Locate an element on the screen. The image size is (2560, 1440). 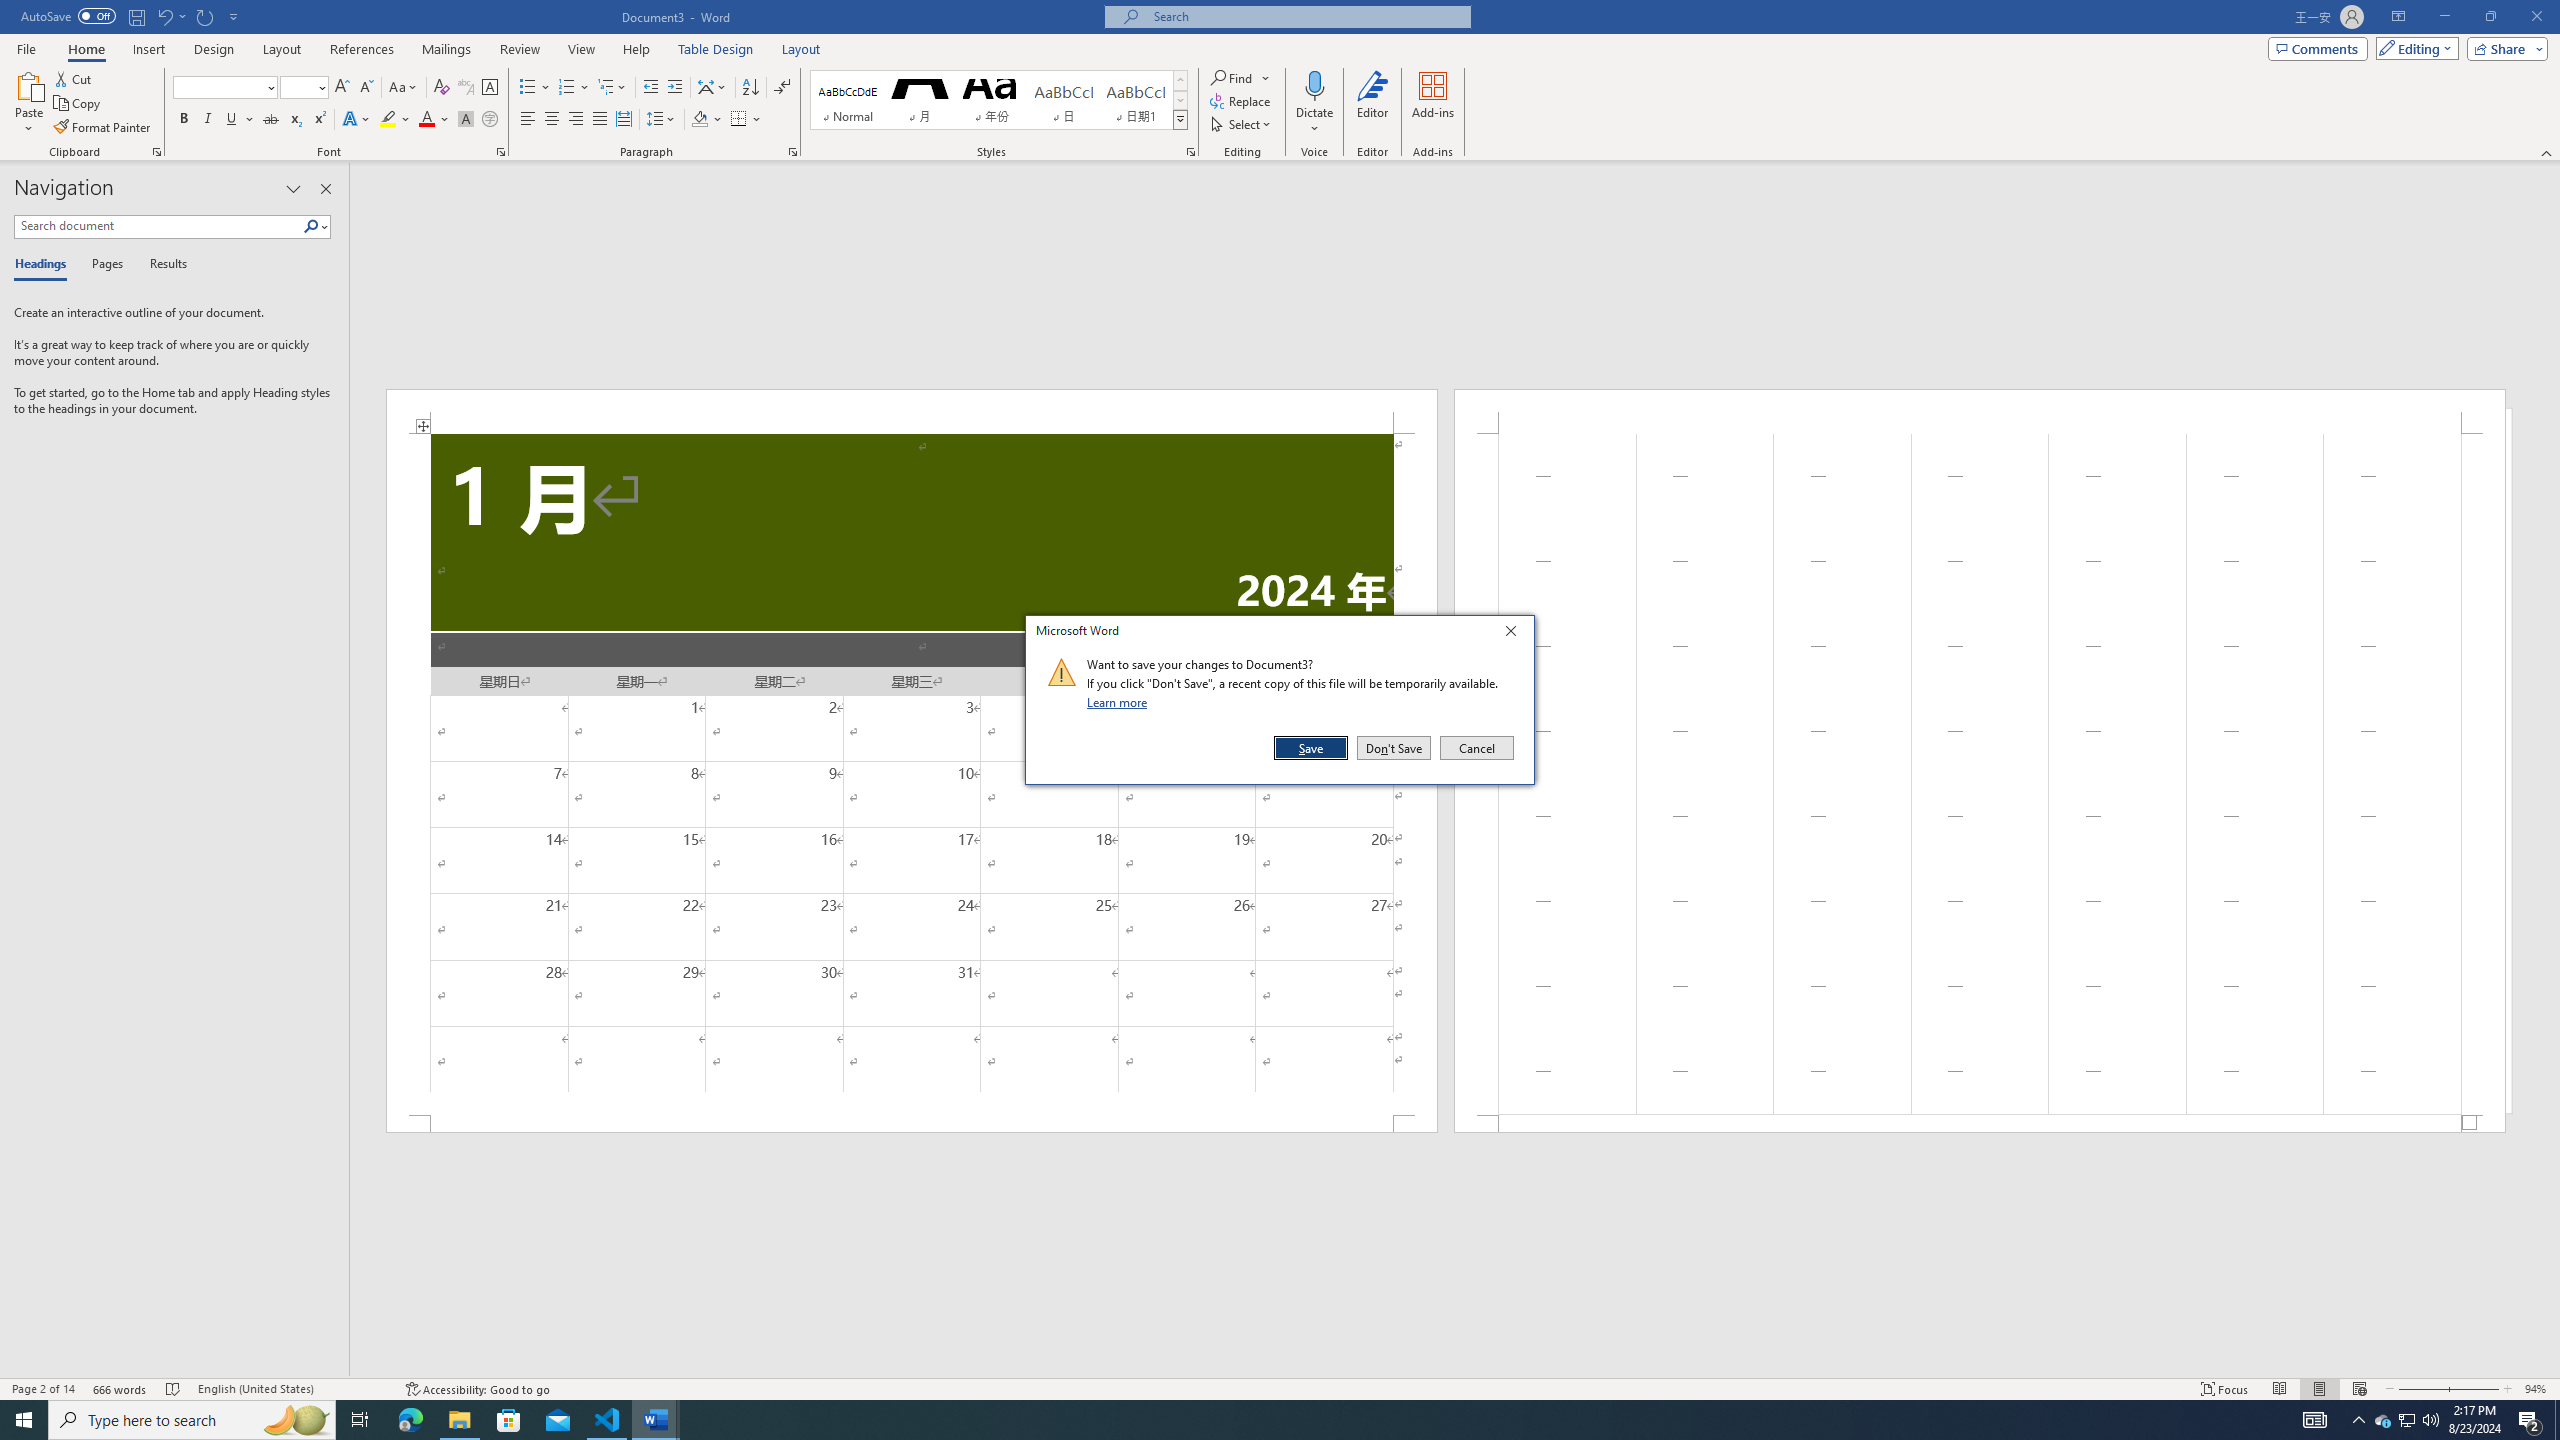
'Layout' is located at coordinates (800, 49).